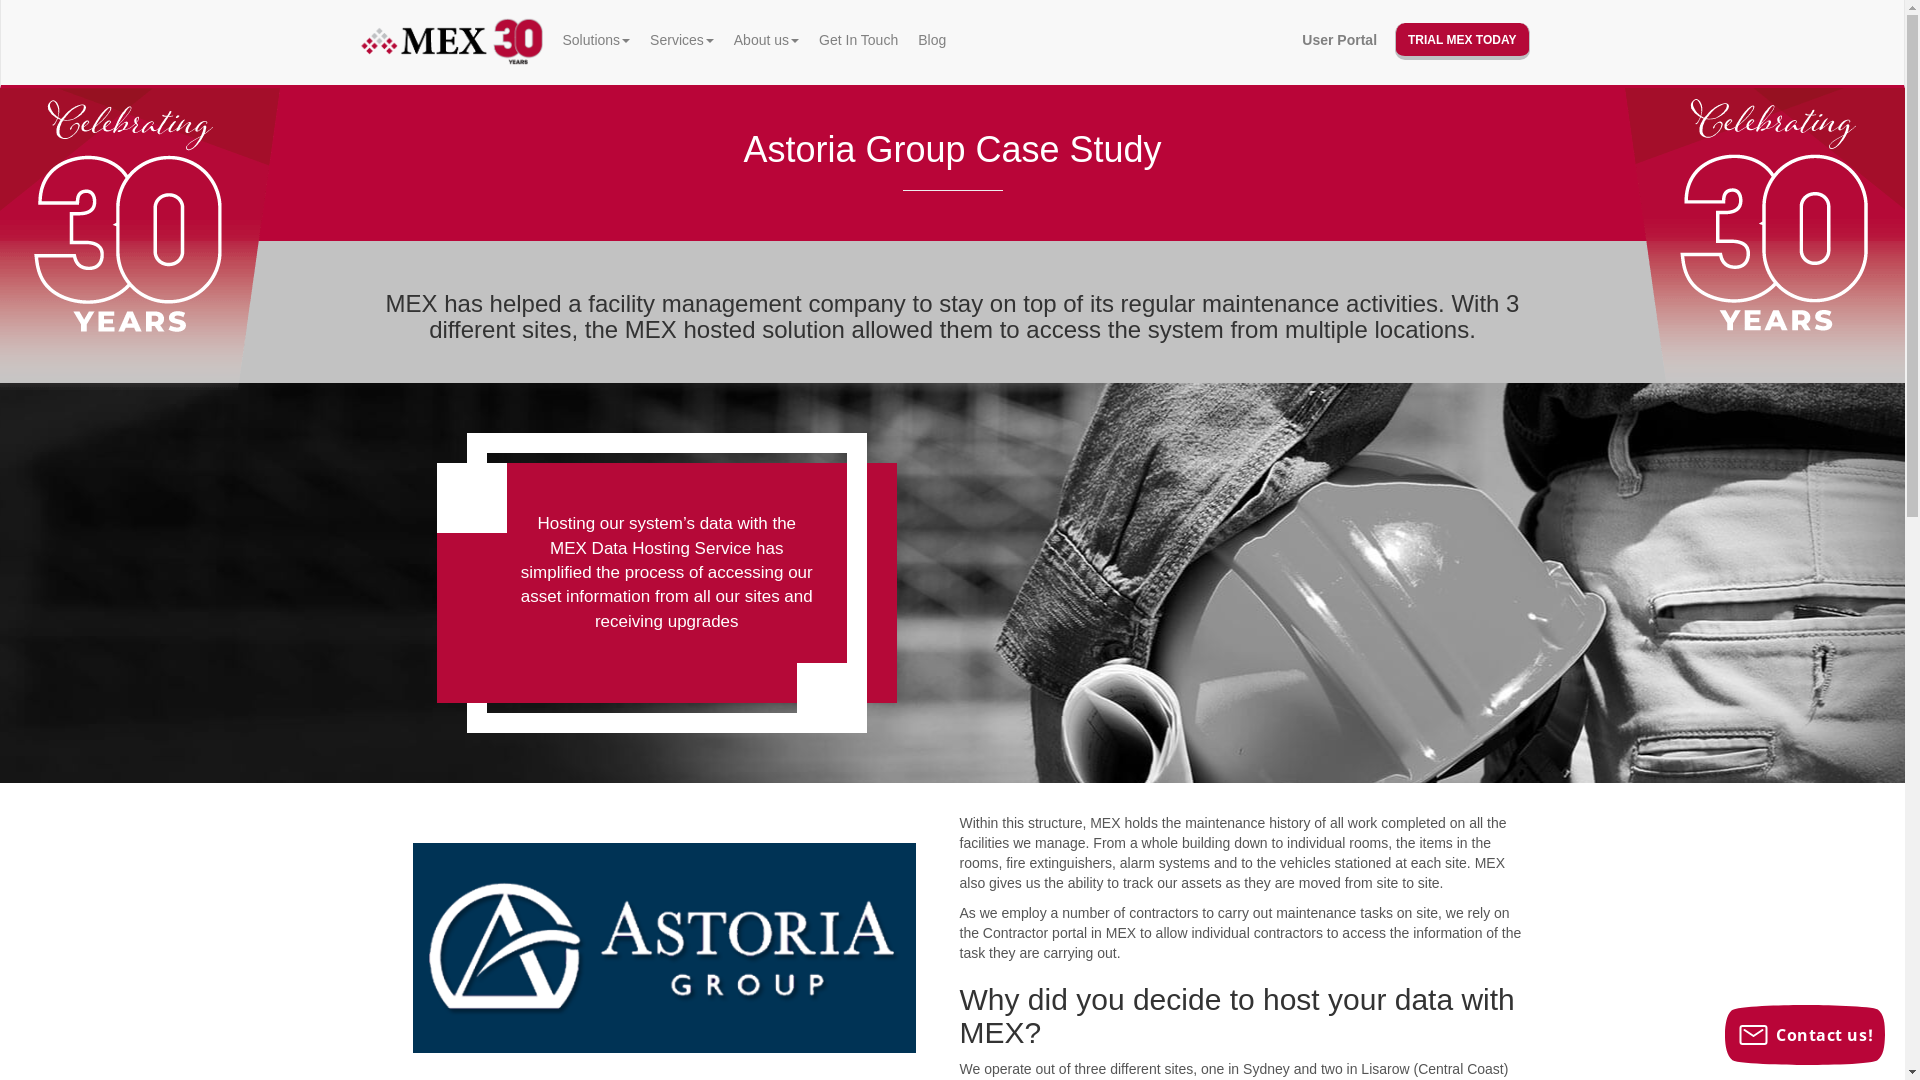 This screenshot has width=1920, height=1080. Describe the element at coordinates (1804, 1034) in the screenshot. I see `'Contact us!'` at that location.